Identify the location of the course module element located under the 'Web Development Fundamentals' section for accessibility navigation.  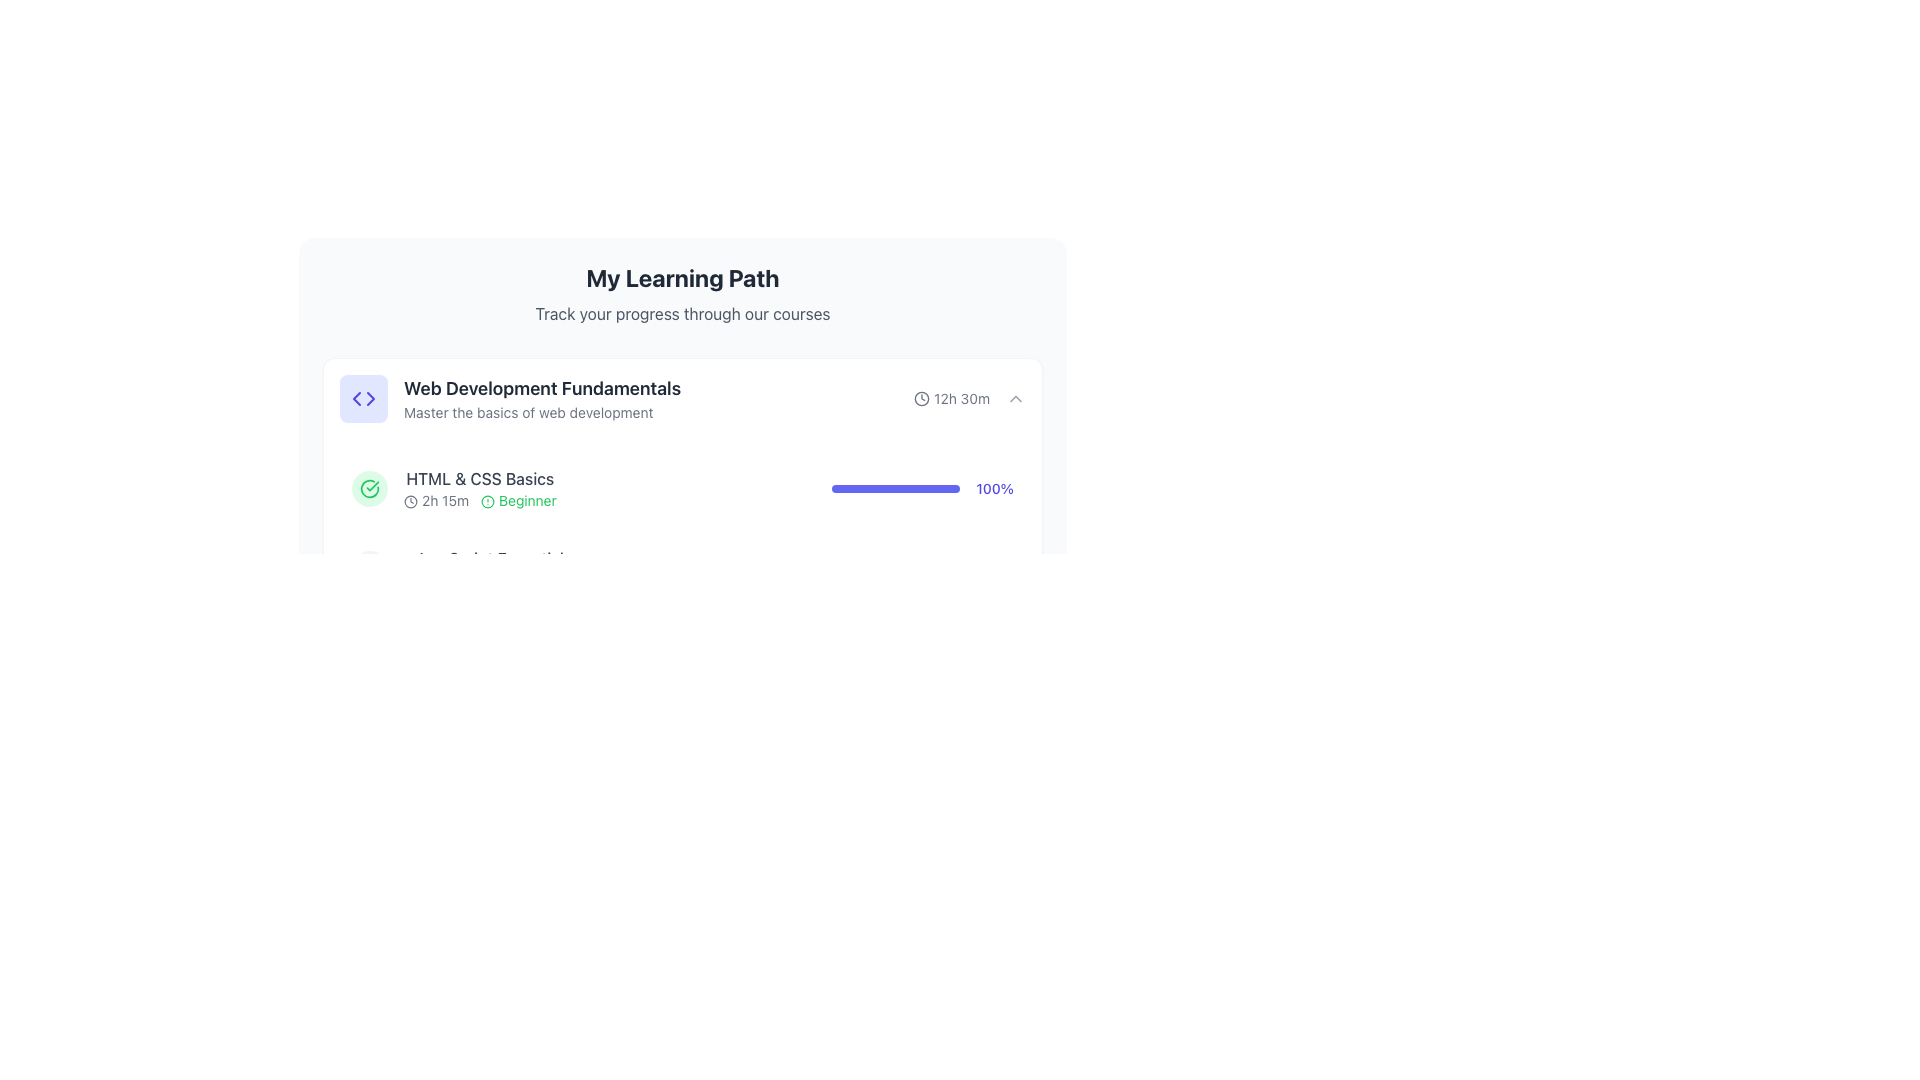
(480, 489).